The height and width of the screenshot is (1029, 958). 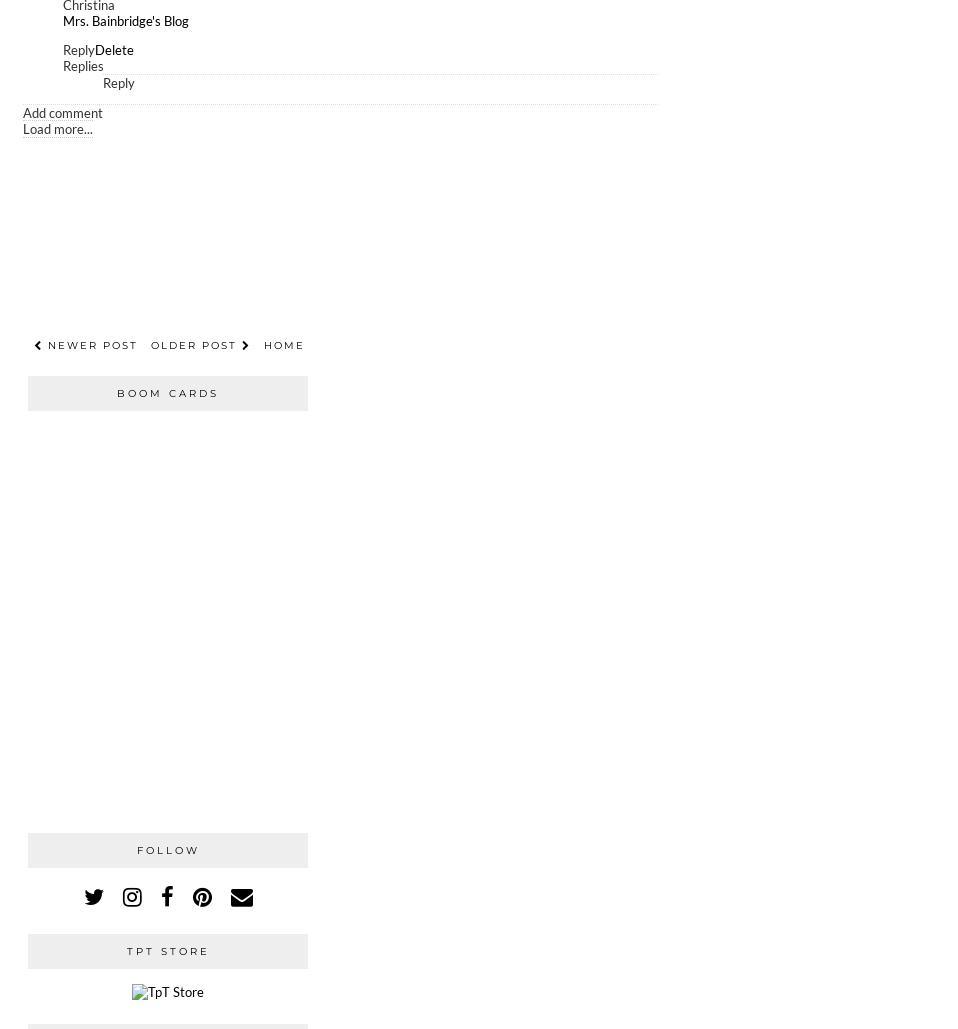 I want to click on 'TpT Store', so click(x=166, y=950).